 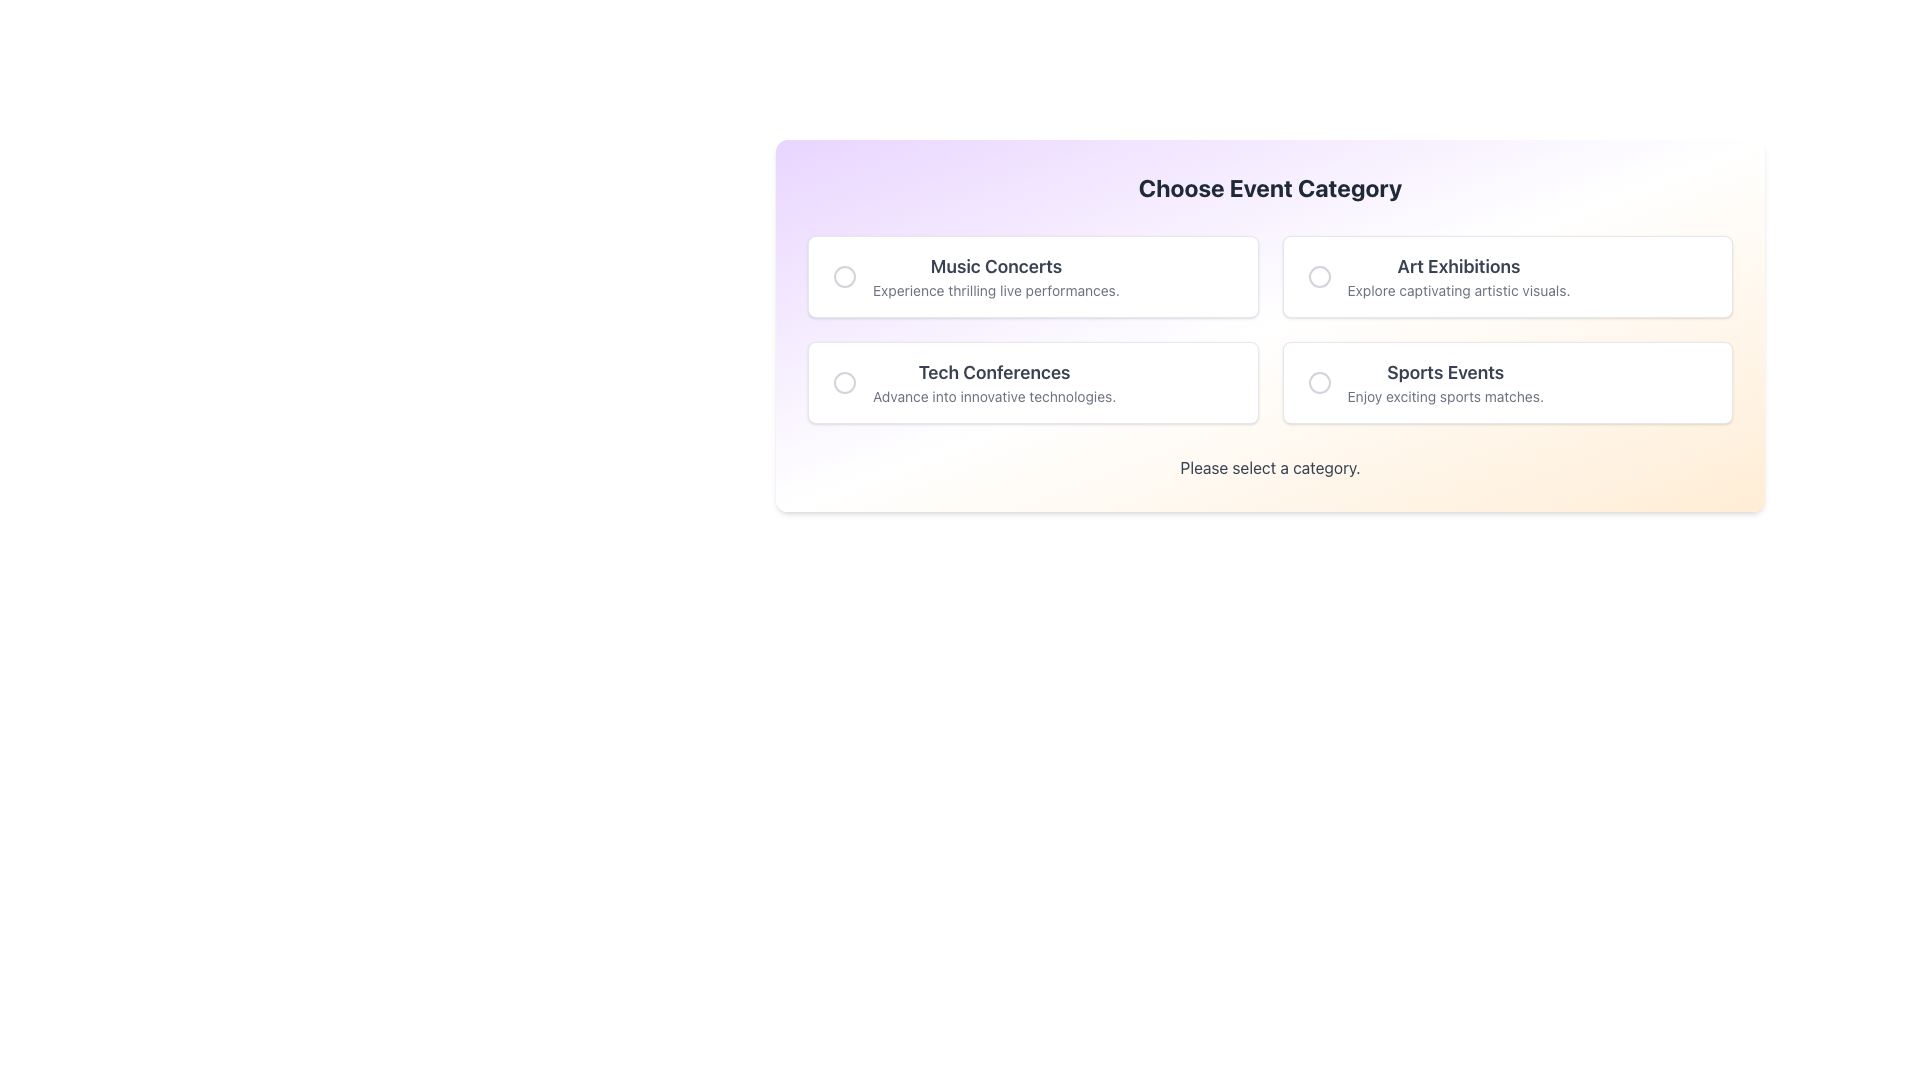 What do you see at coordinates (994, 382) in the screenshot?
I see `the 'Tech Conferences' text label in the 'Choose Event Category' section` at bounding box center [994, 382].